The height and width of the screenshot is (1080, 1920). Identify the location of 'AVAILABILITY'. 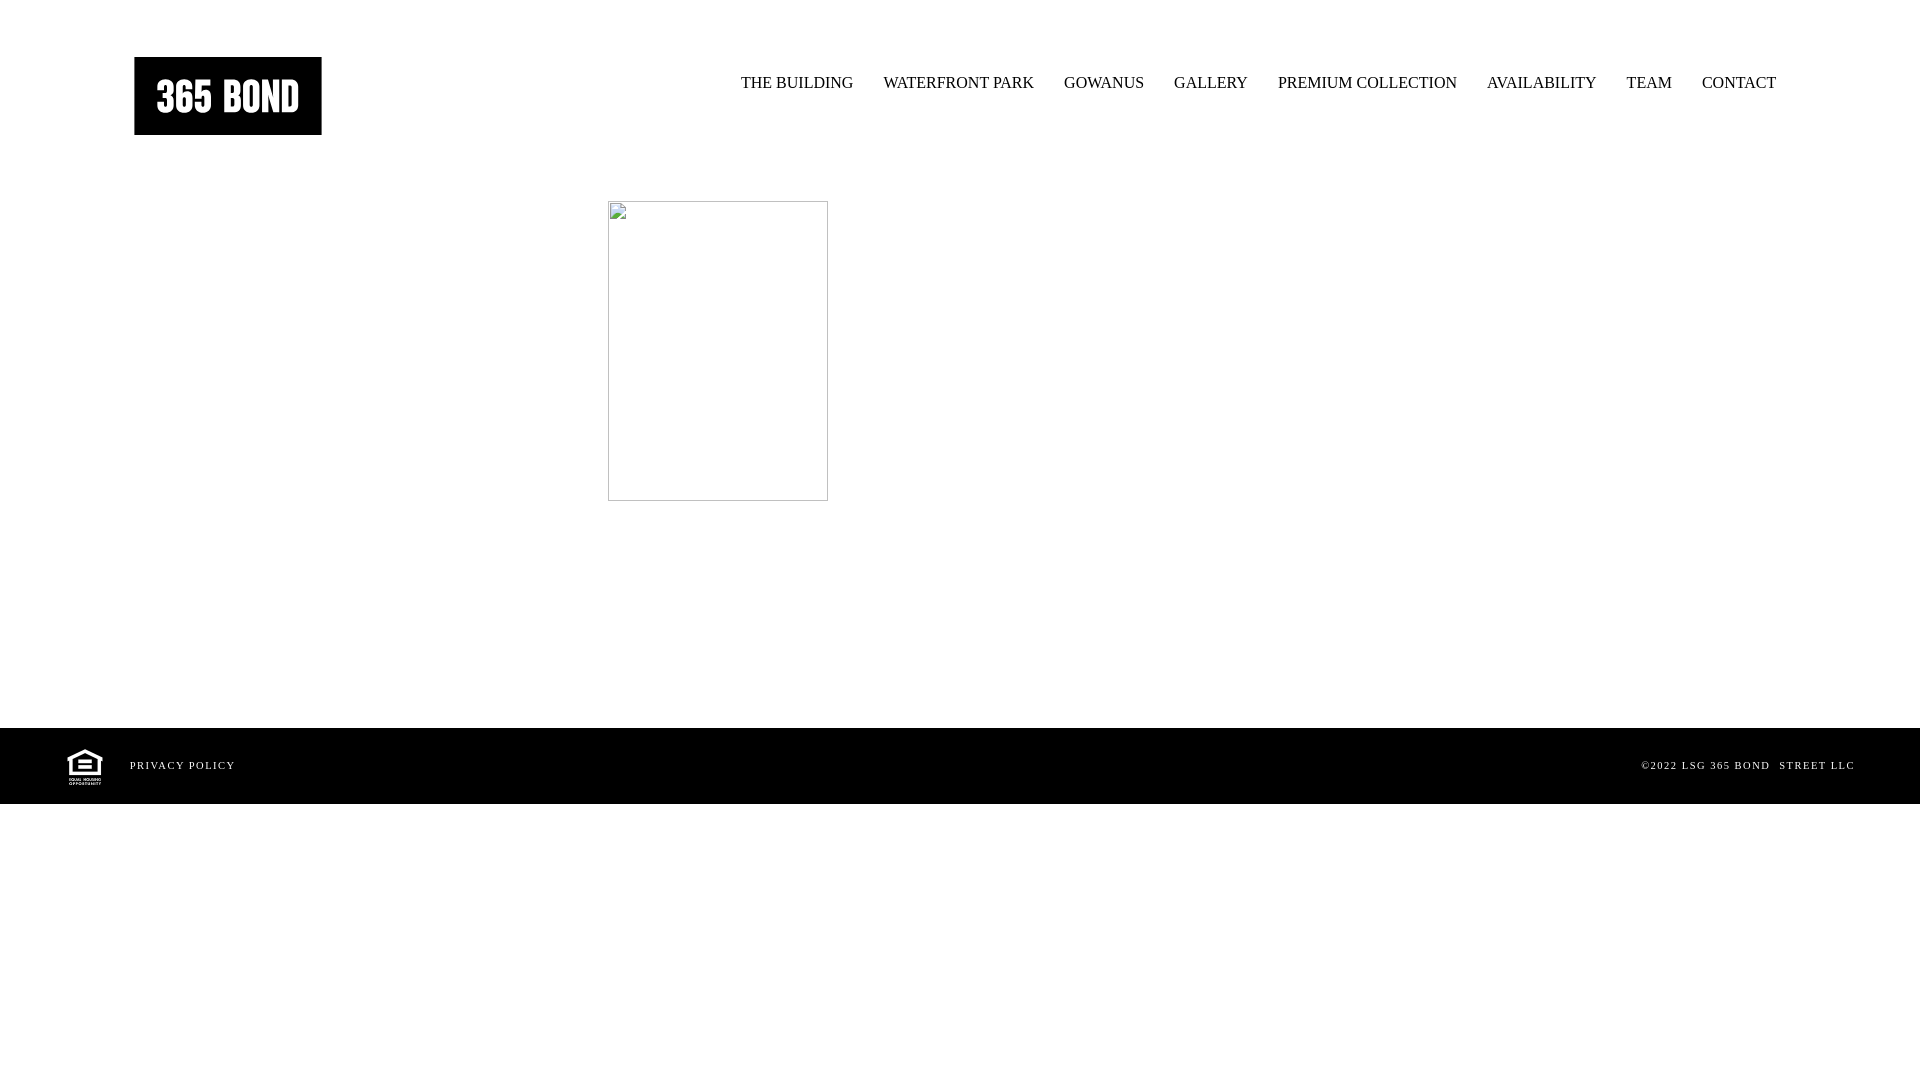
(1540, 76).